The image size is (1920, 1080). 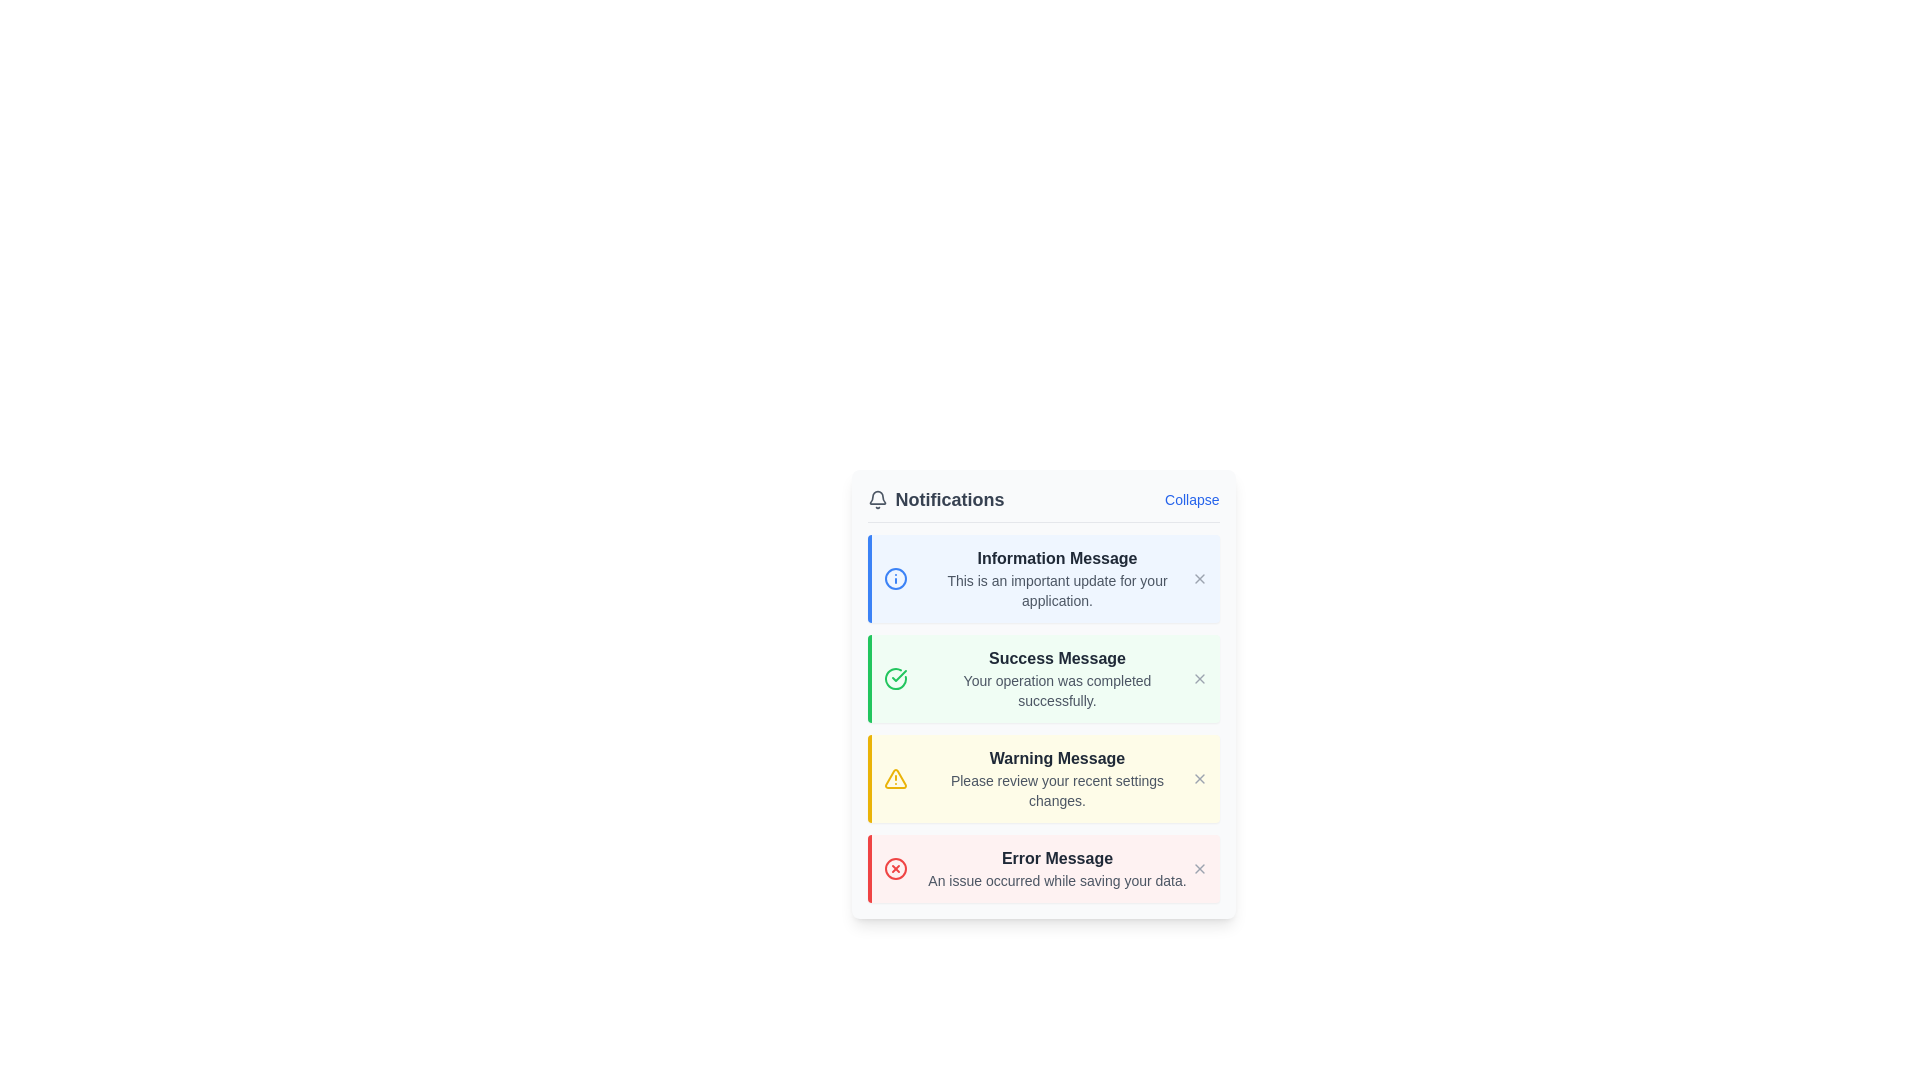 What do you see at coordinates (1056, 867) in the screenshot?
I see `formatting or styling of the Text label element that displays an error message regarding saving data, located inside the red-bordered notification at the bottom of the stack of notifications` at bounding box center [1056, 867].